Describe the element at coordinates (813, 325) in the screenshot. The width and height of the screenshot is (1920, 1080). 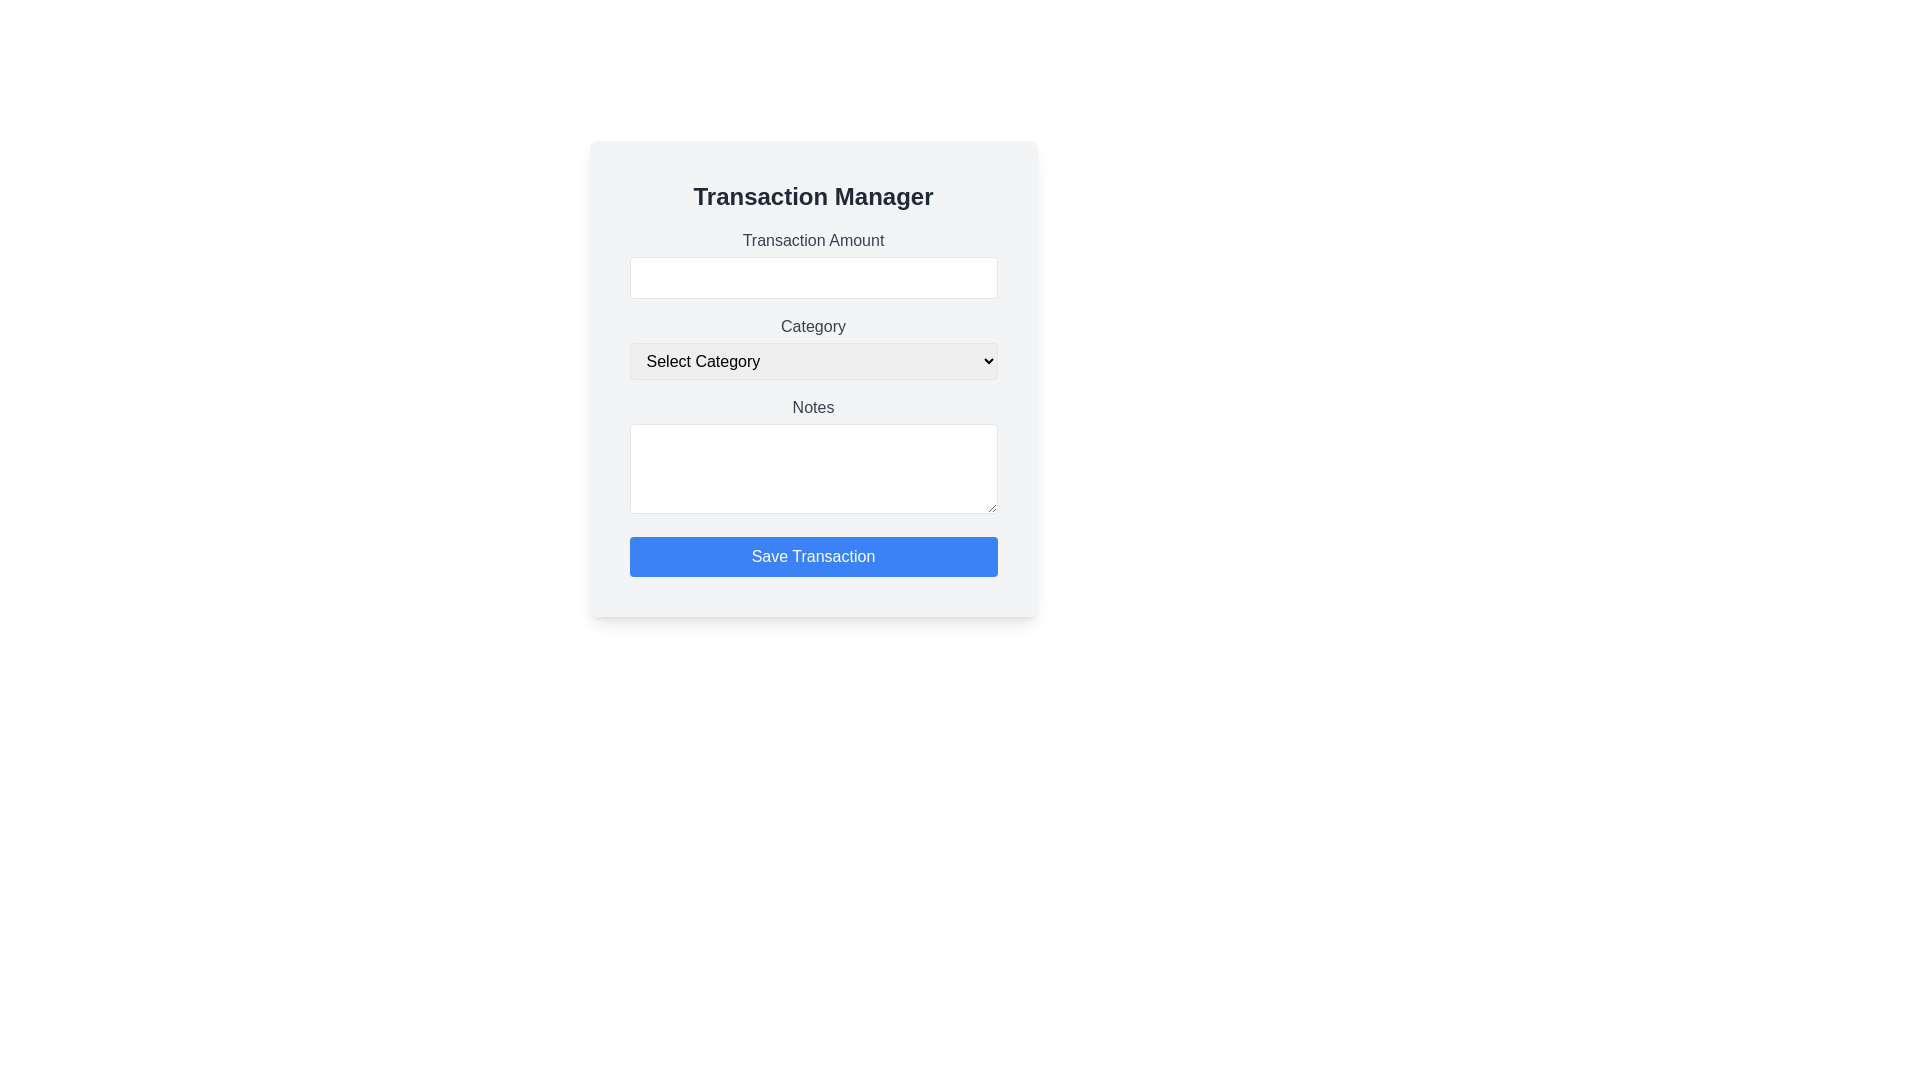
I see `the text label element containing the word 'Category', which is styled in gray and located above the dropdown menu labeled 'Select Category' in the 'Transaction Manager' section` at that location.